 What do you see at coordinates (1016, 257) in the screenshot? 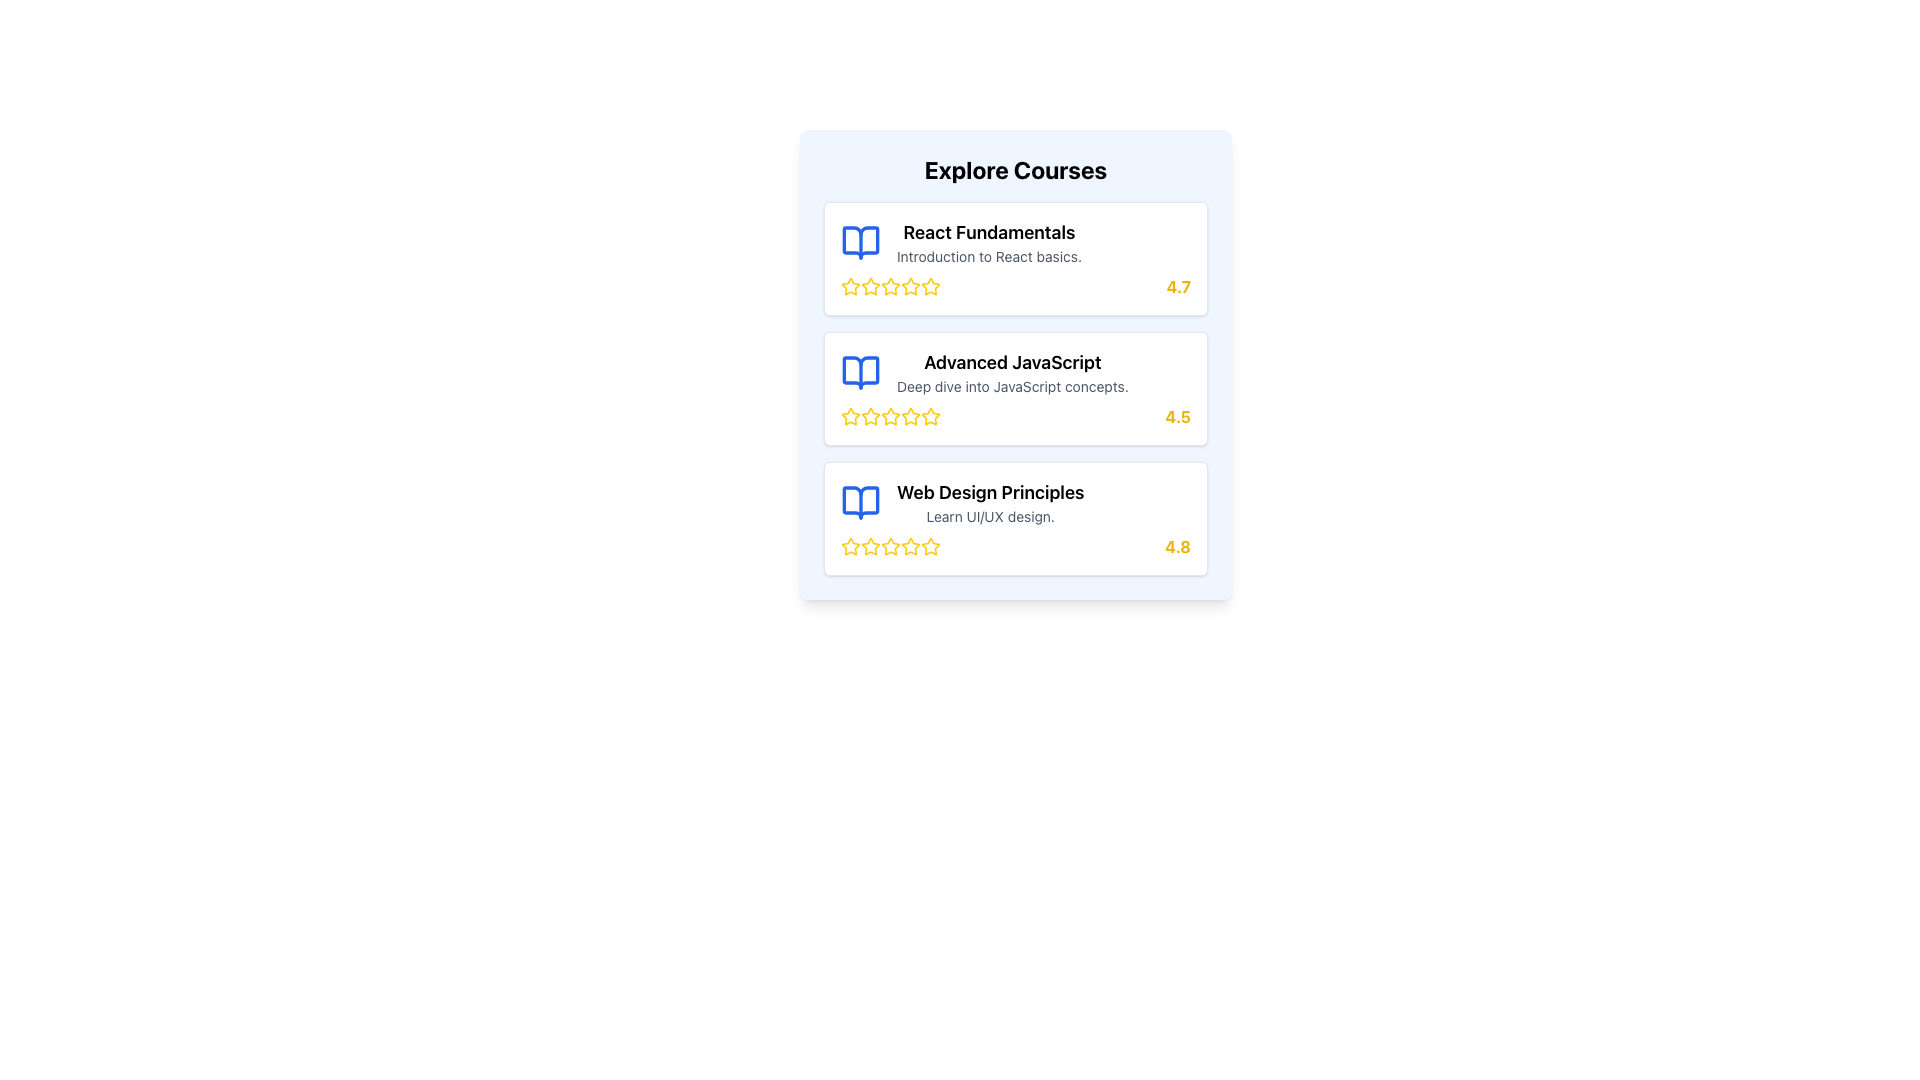
I see `the topmost course entry in the 'Explore Courses' list, which includes the title, brief description, and rating of the course` at bounding box center [1016, 257].